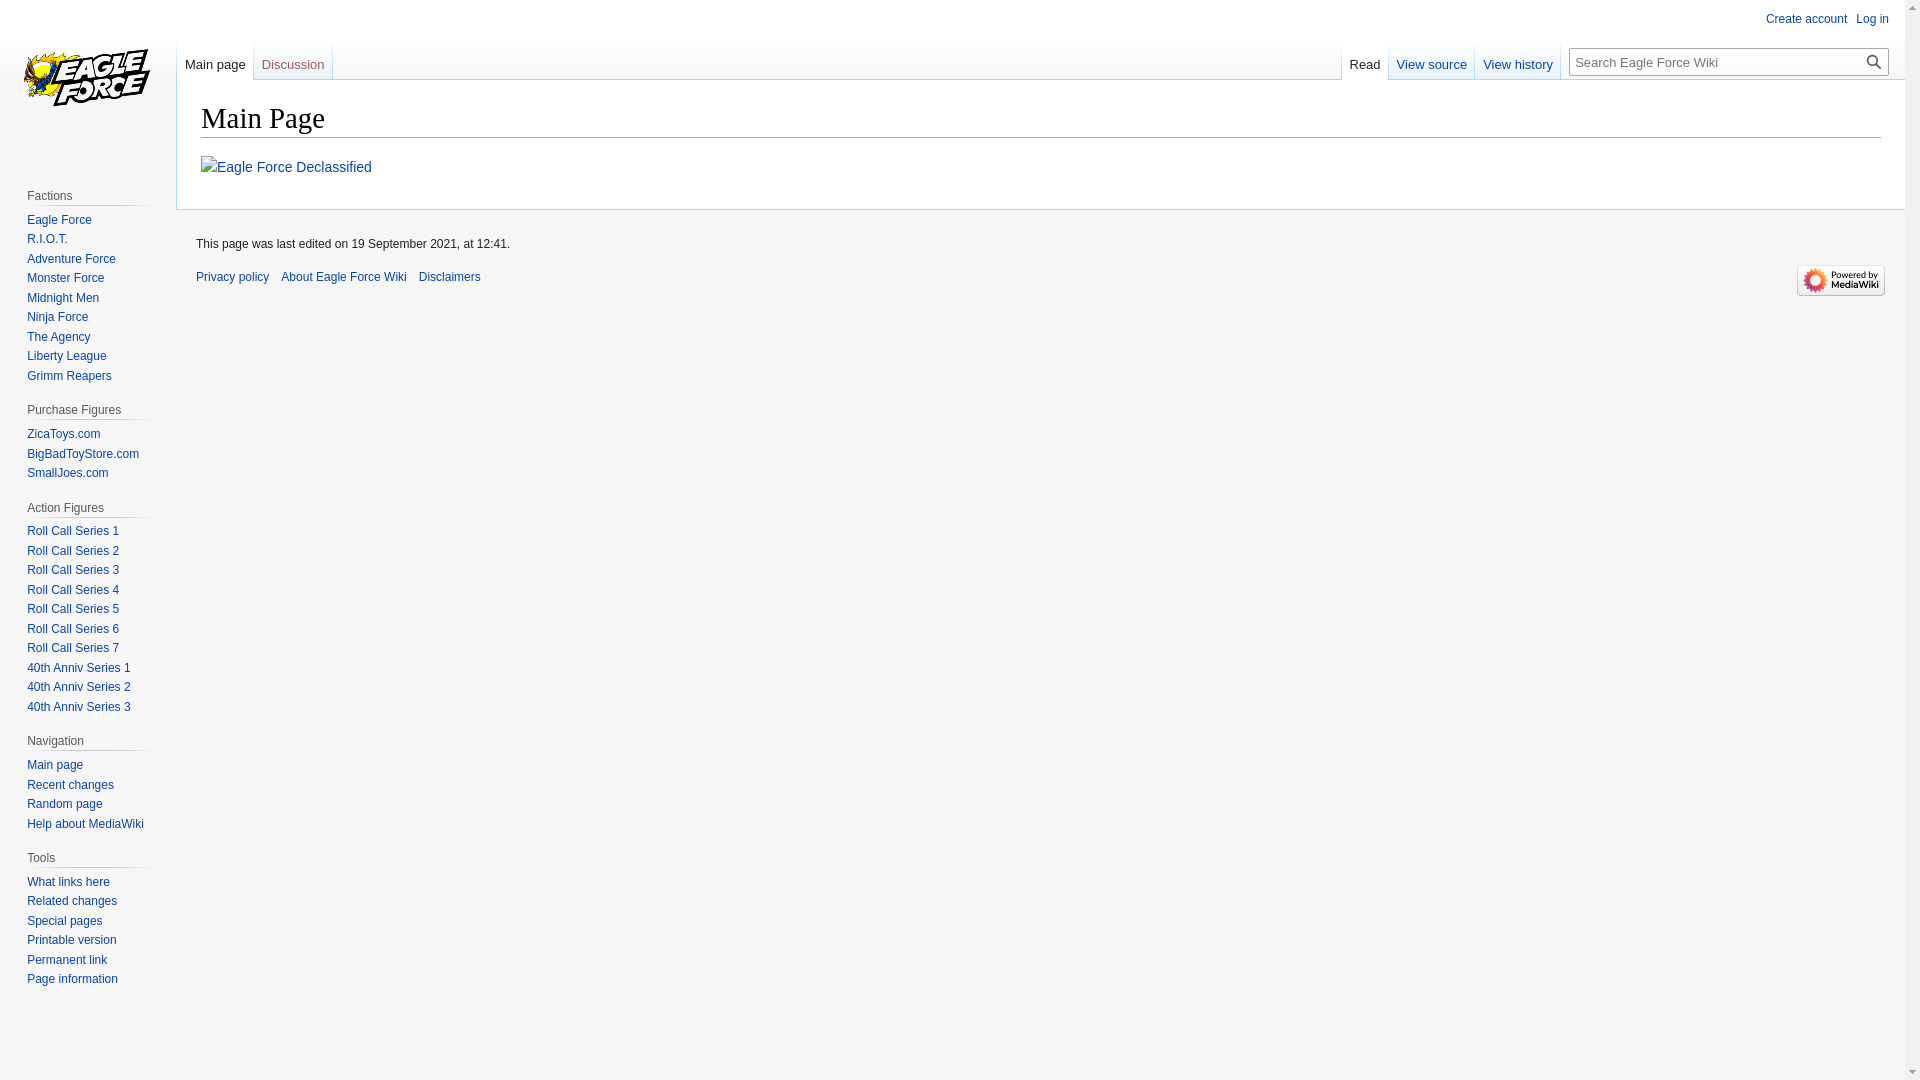 This screenshot has height=1080, width=1920. What do you see at coordinates (1871, 19) in the screenshot?
I see `'Log in'` at bounding box center [1871, 19].